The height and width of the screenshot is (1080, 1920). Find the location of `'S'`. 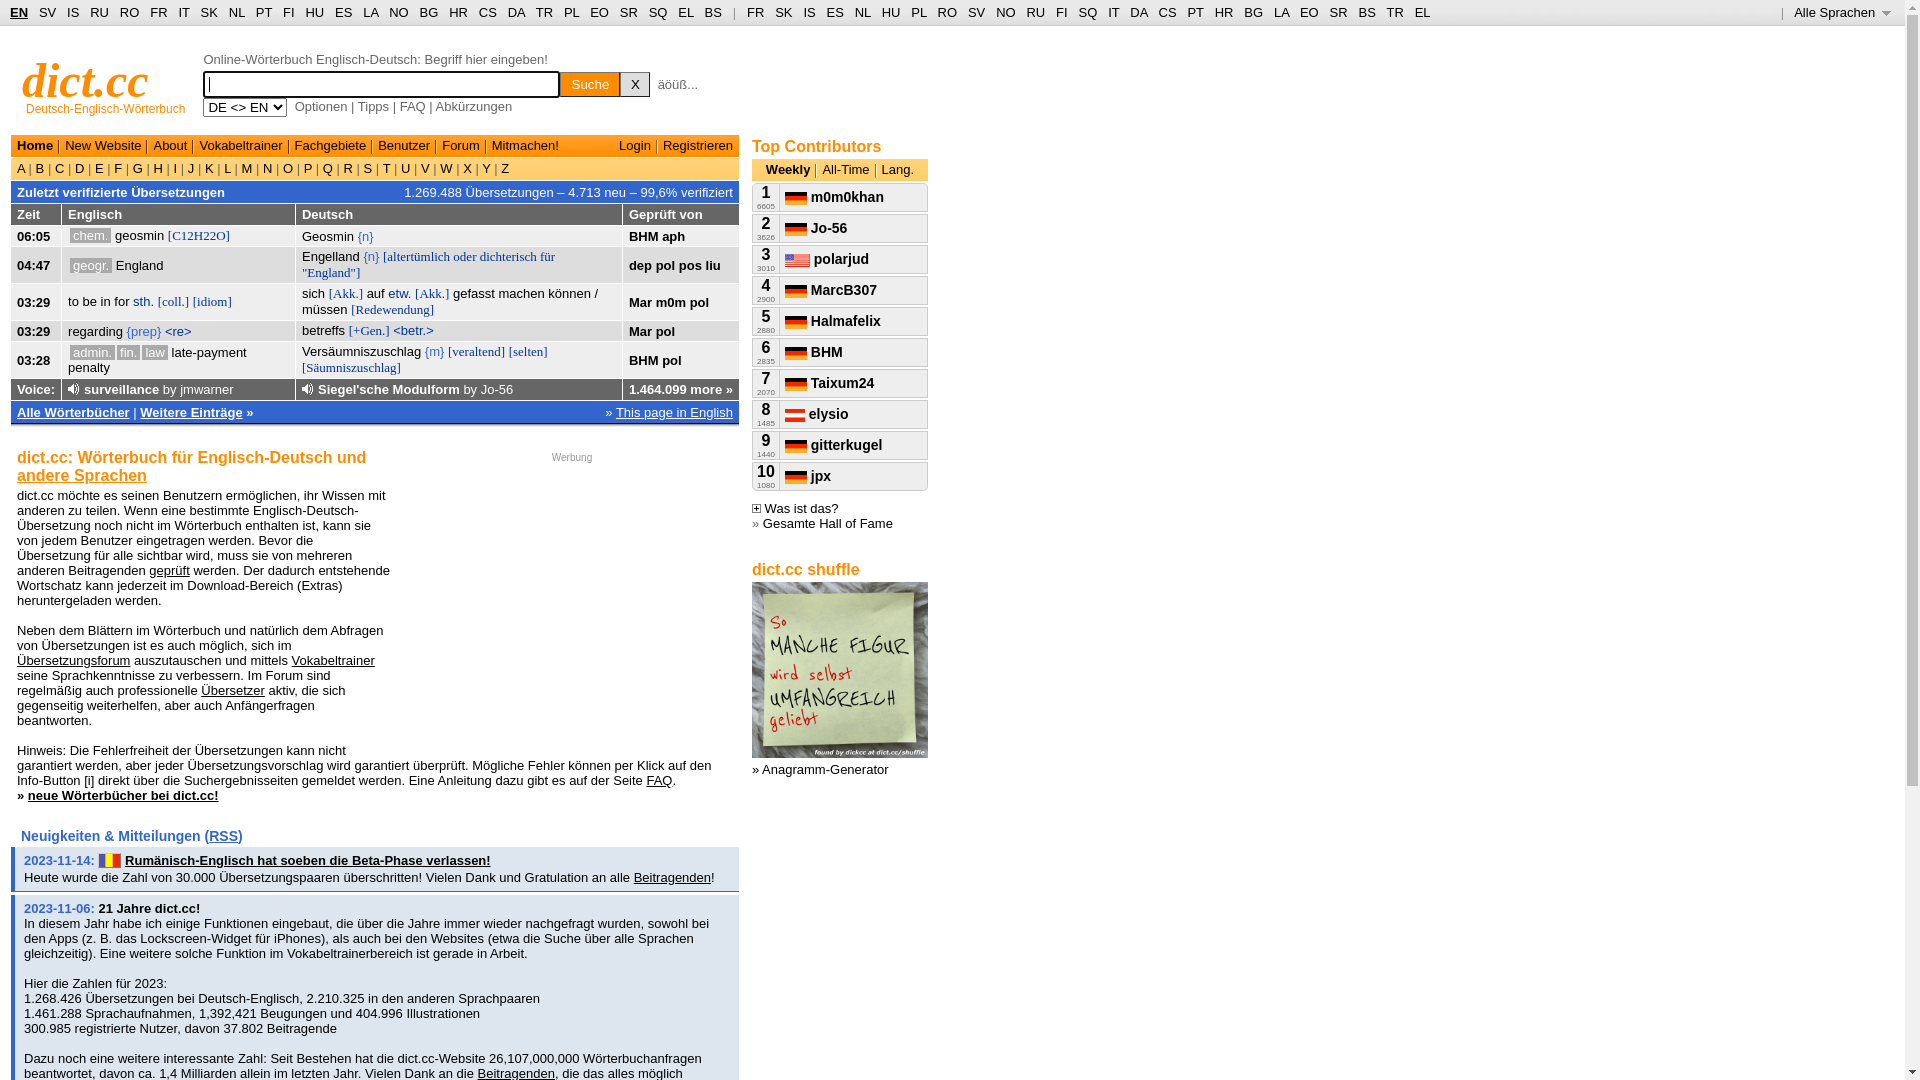

'S' is located at coordinates (360, 167).